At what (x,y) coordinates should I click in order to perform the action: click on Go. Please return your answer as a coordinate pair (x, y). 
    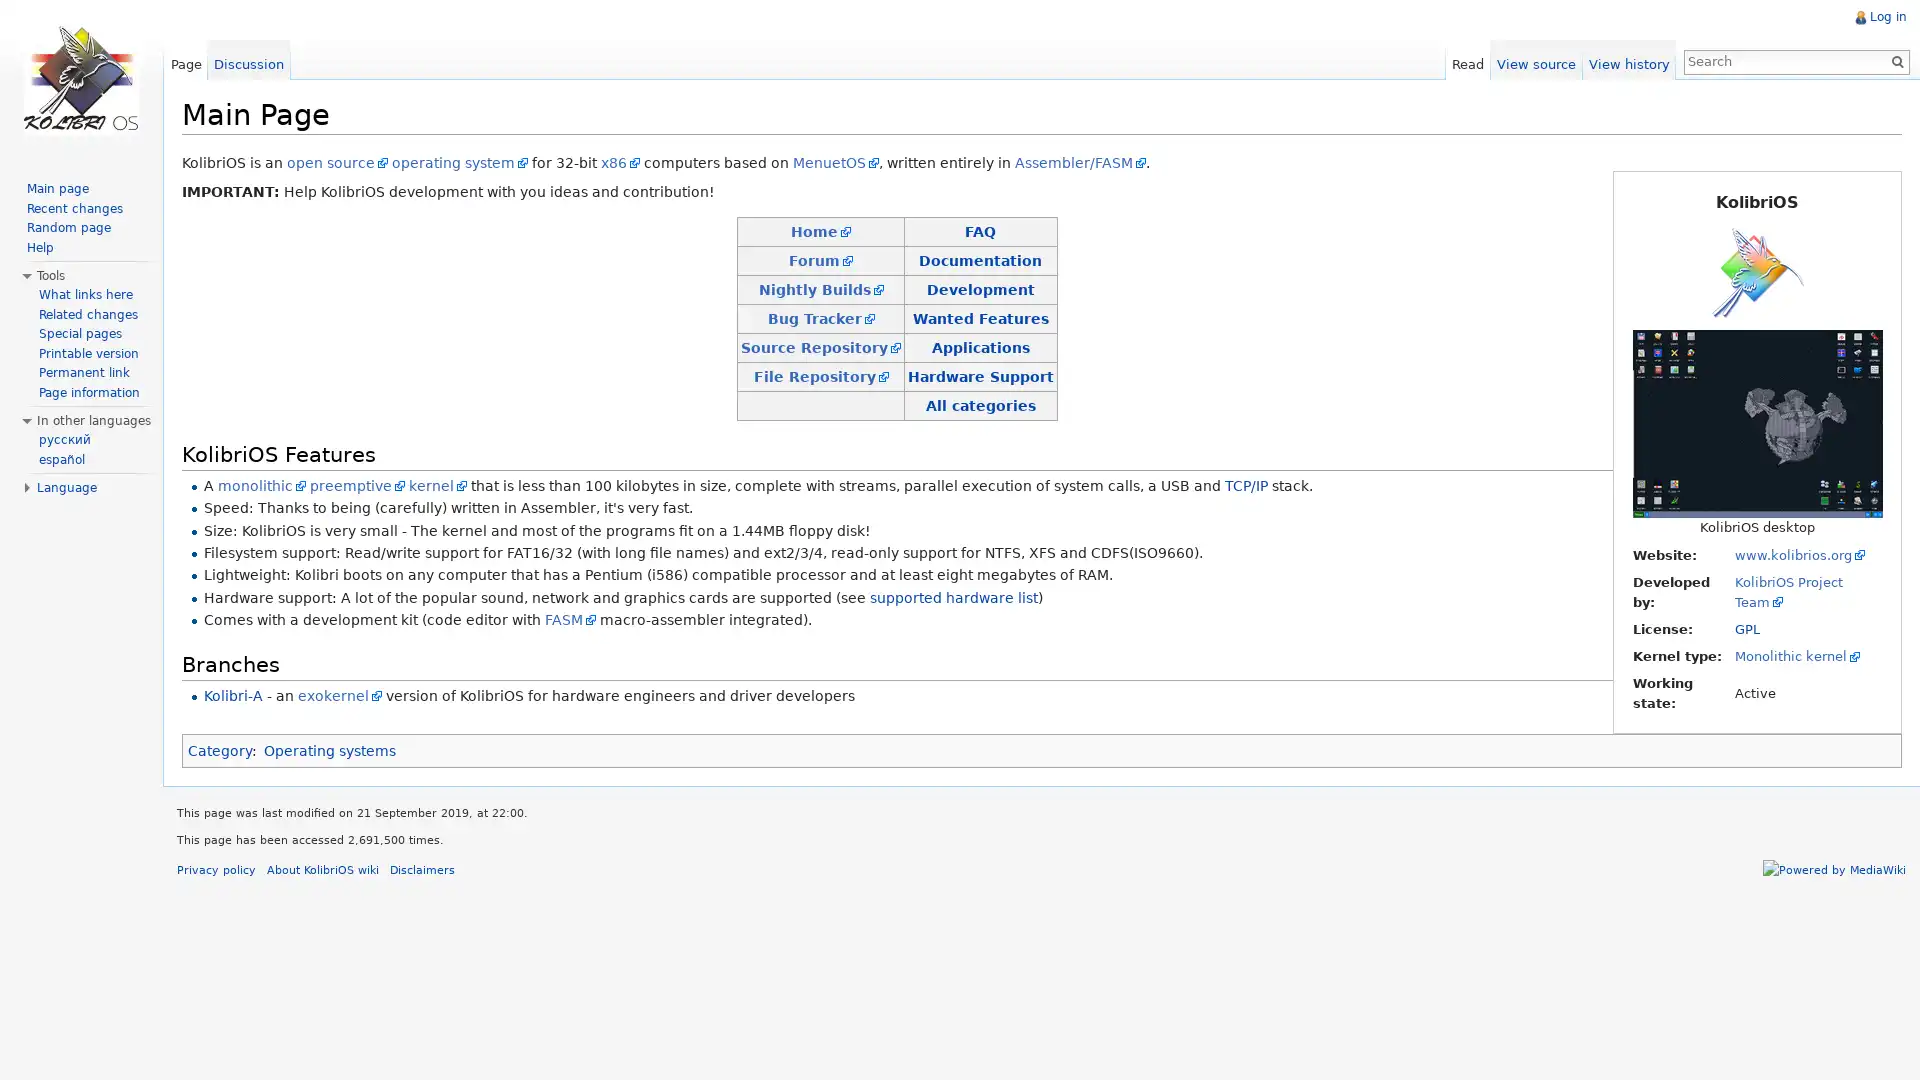
    Looking at the image, I should click on (1890, 60).